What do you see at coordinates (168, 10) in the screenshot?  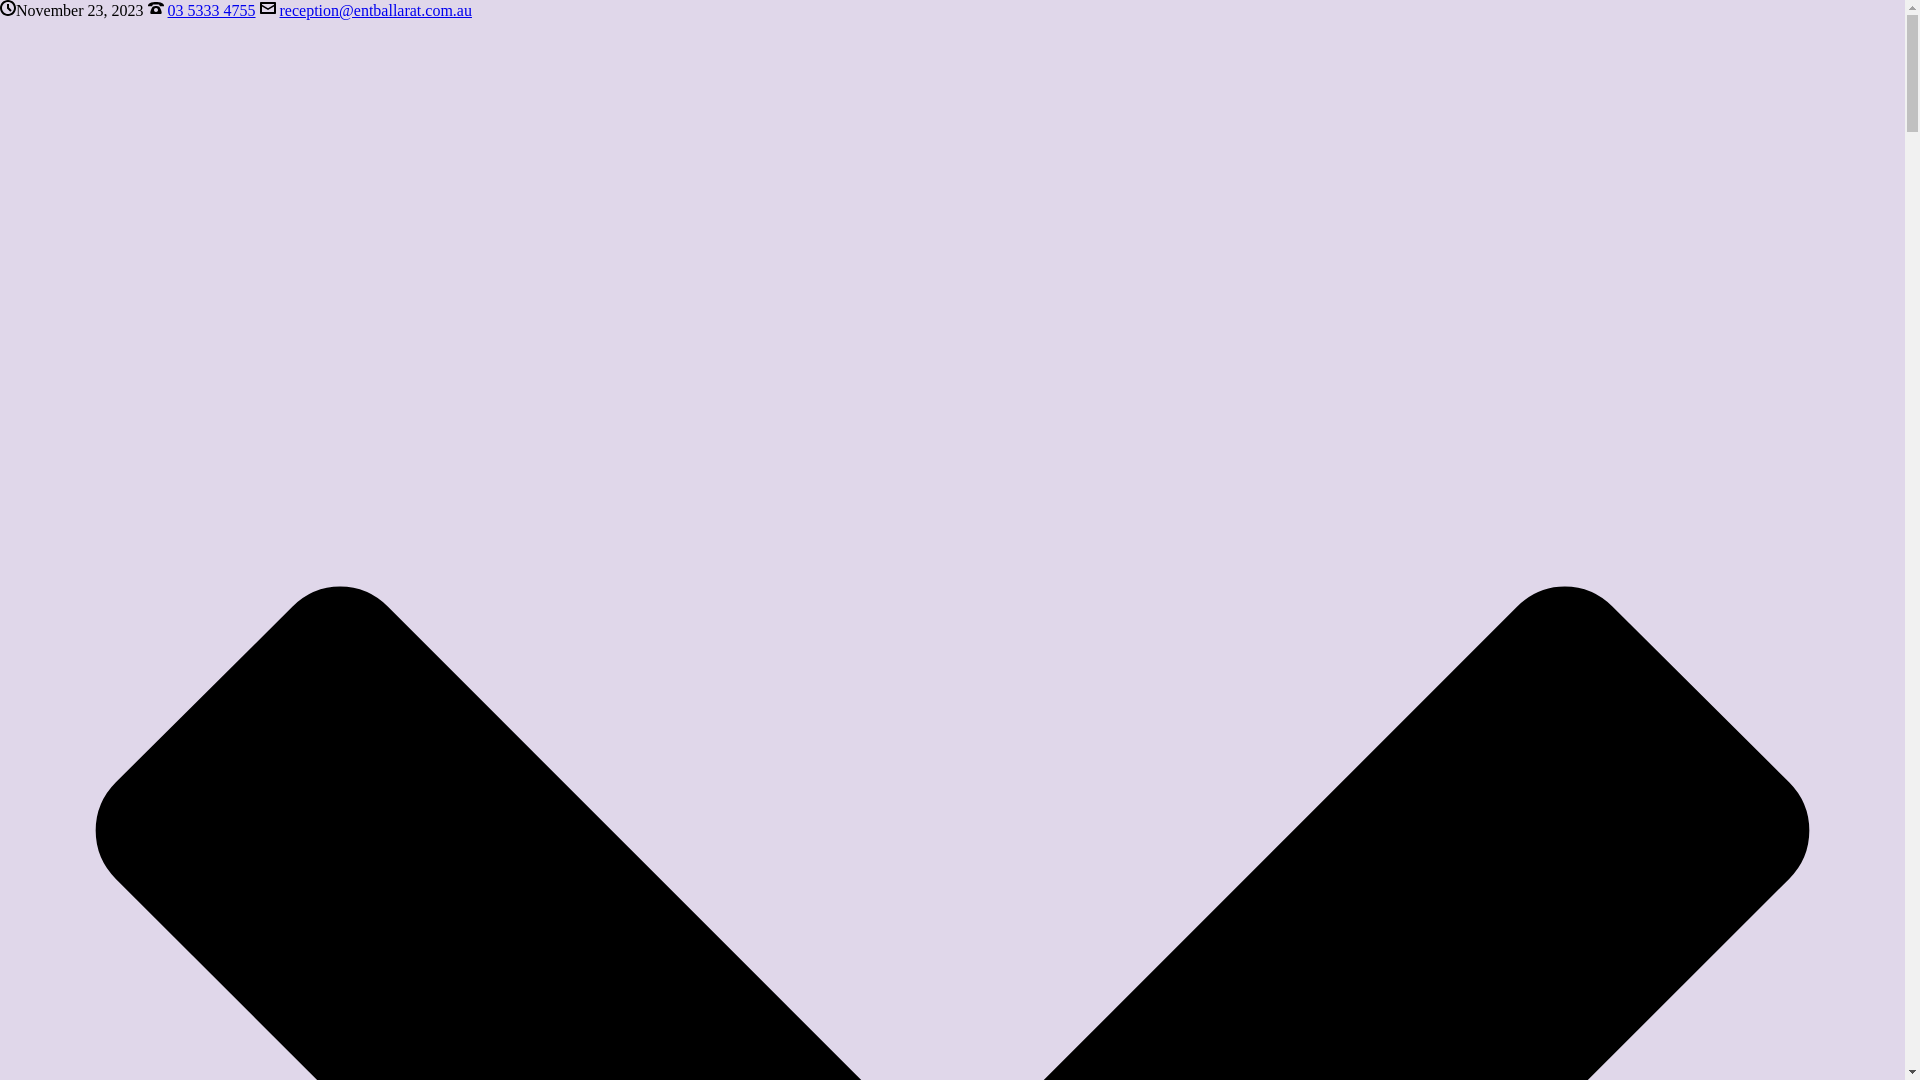 I see `'03 5333 4755'` at bounding box center [168, 10].